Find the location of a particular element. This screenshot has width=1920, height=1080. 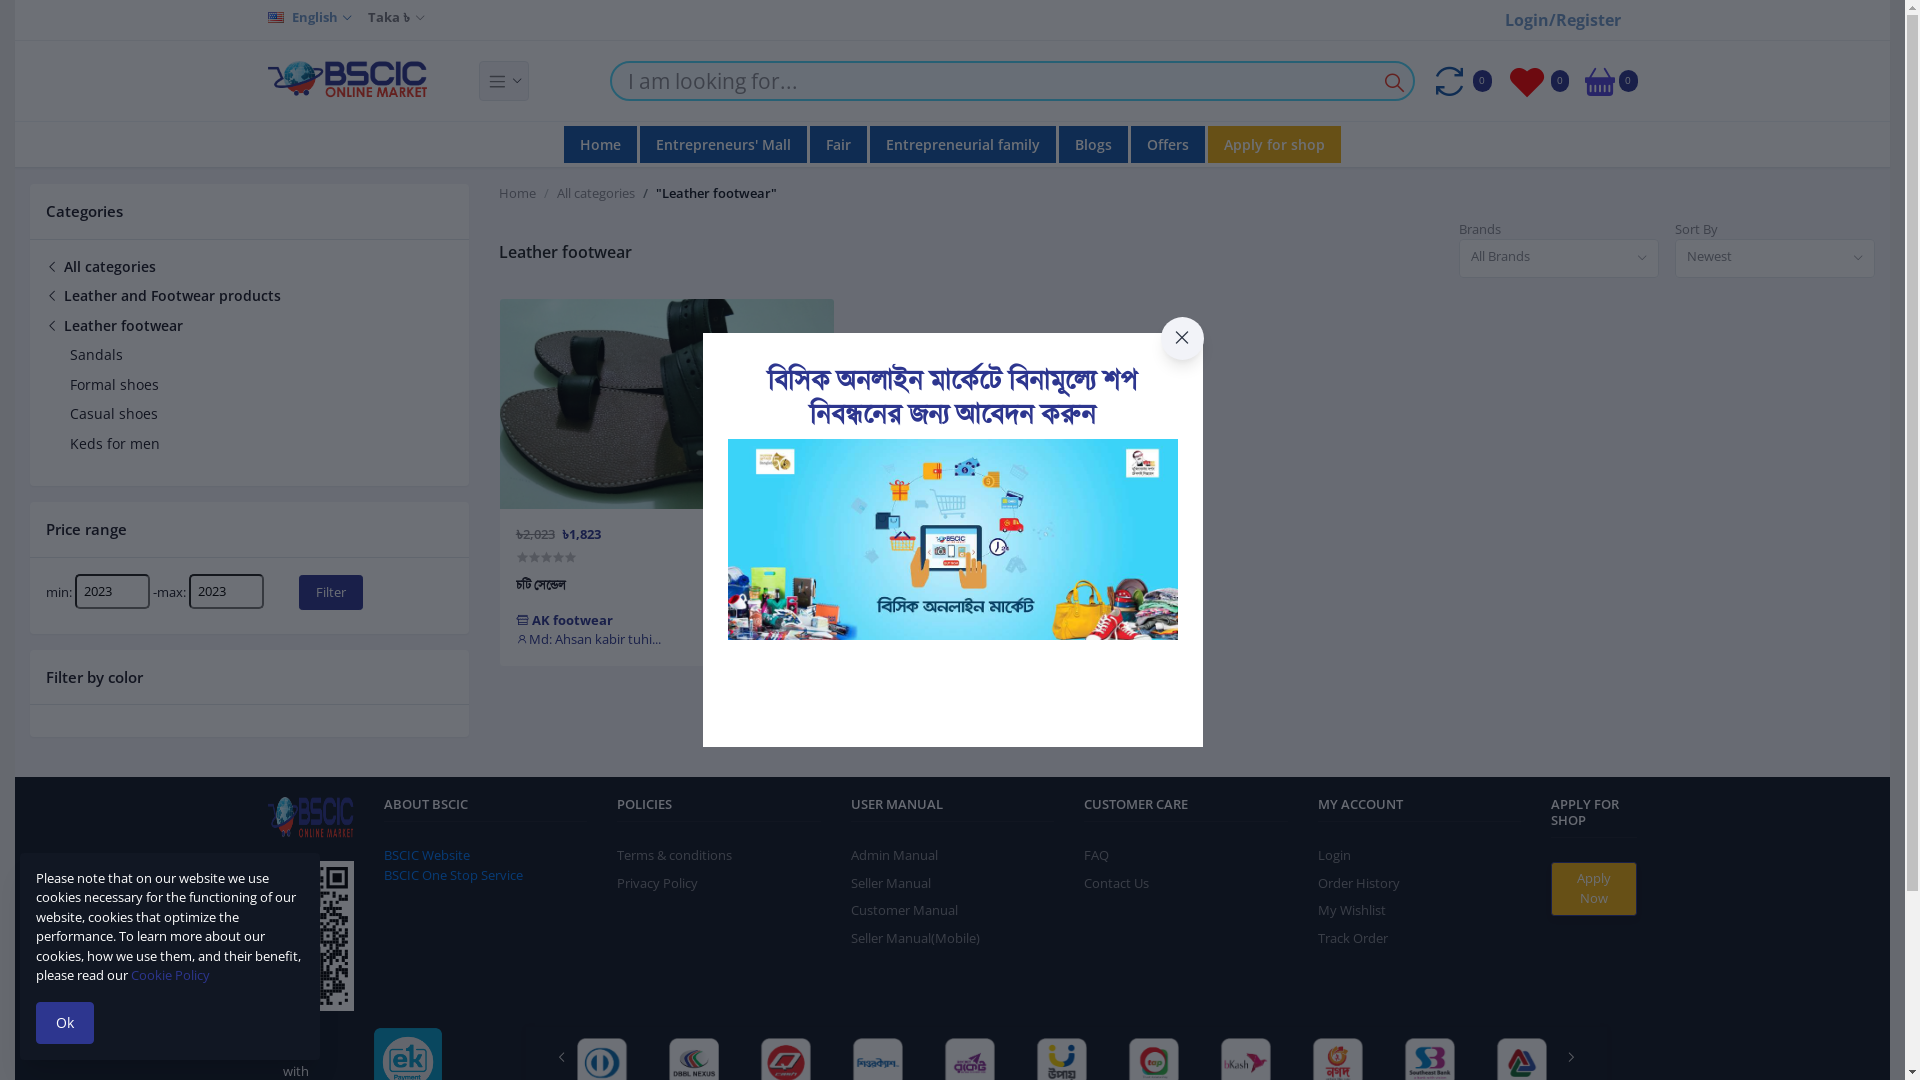

'AK footwear' is located at coordinates (563, 619).